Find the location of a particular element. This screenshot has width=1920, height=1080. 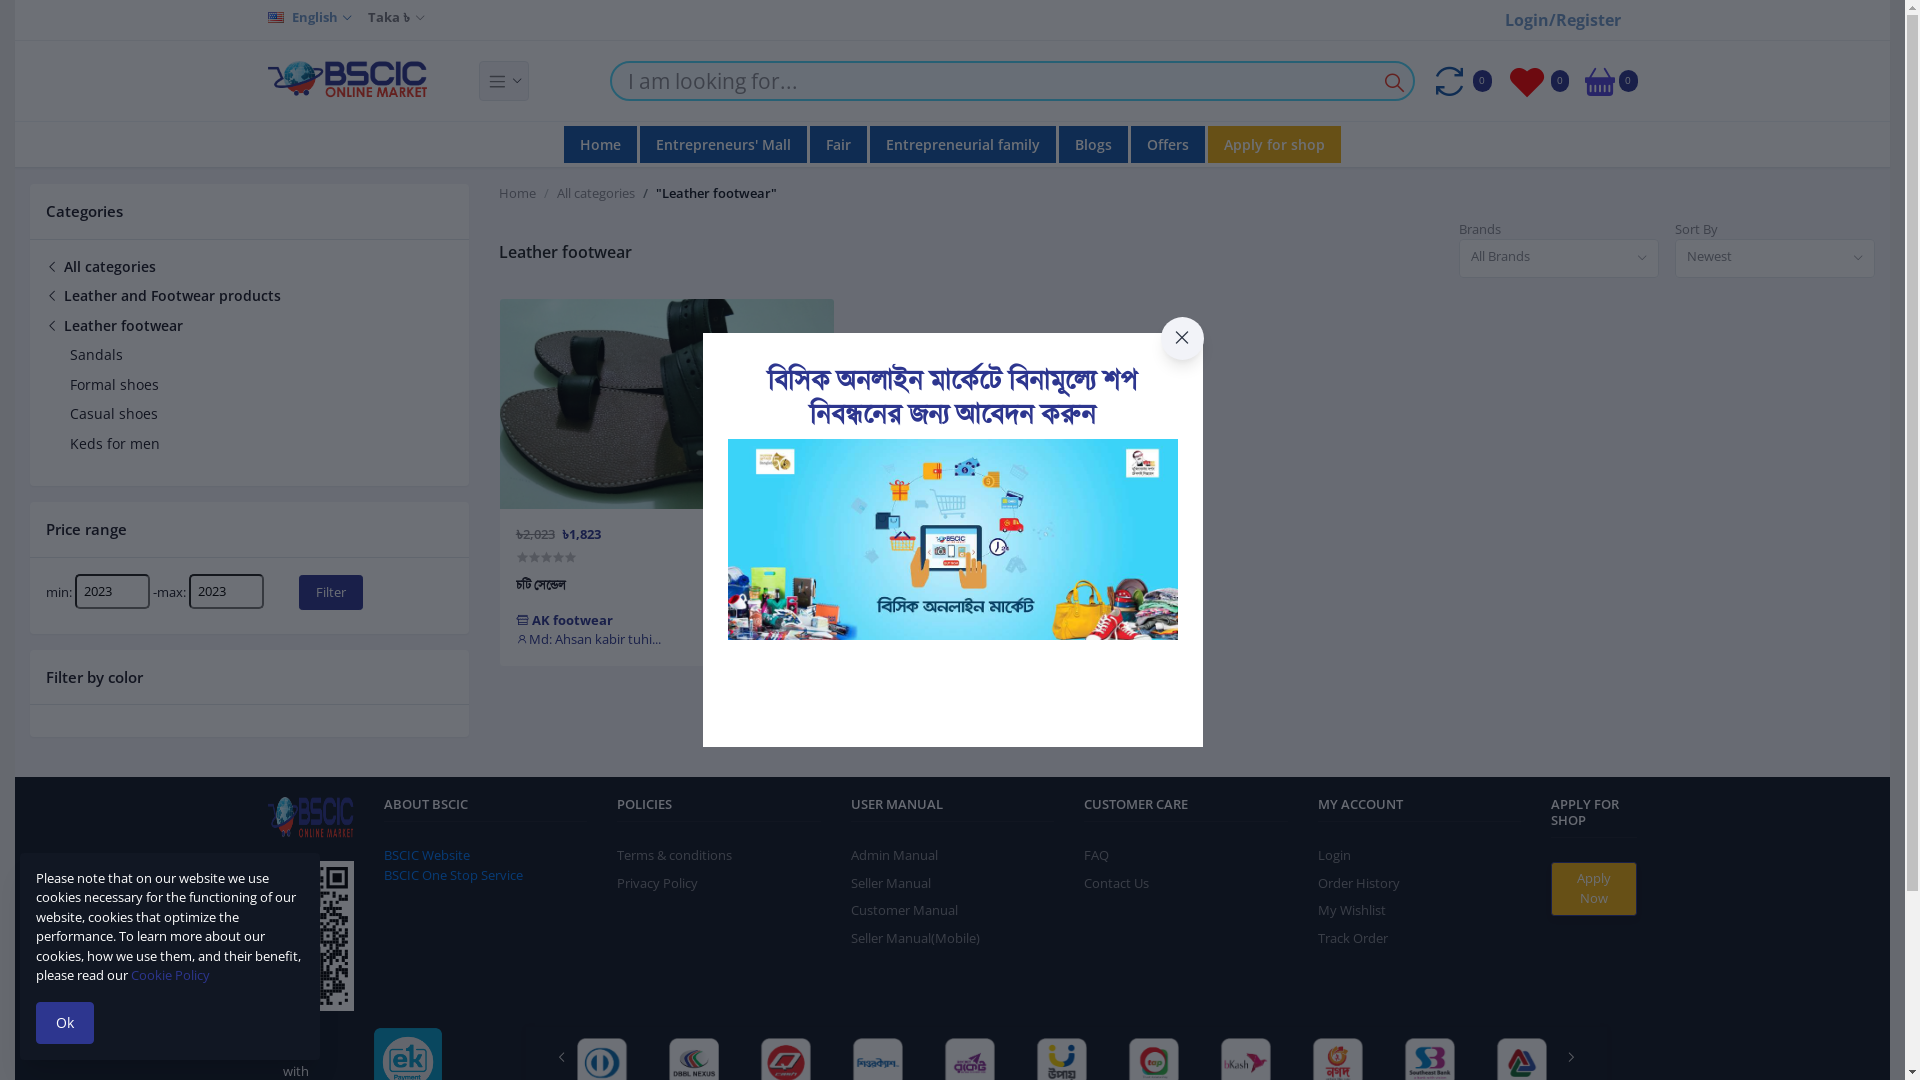

'AK footwear' is located at coordinates (563, 619).